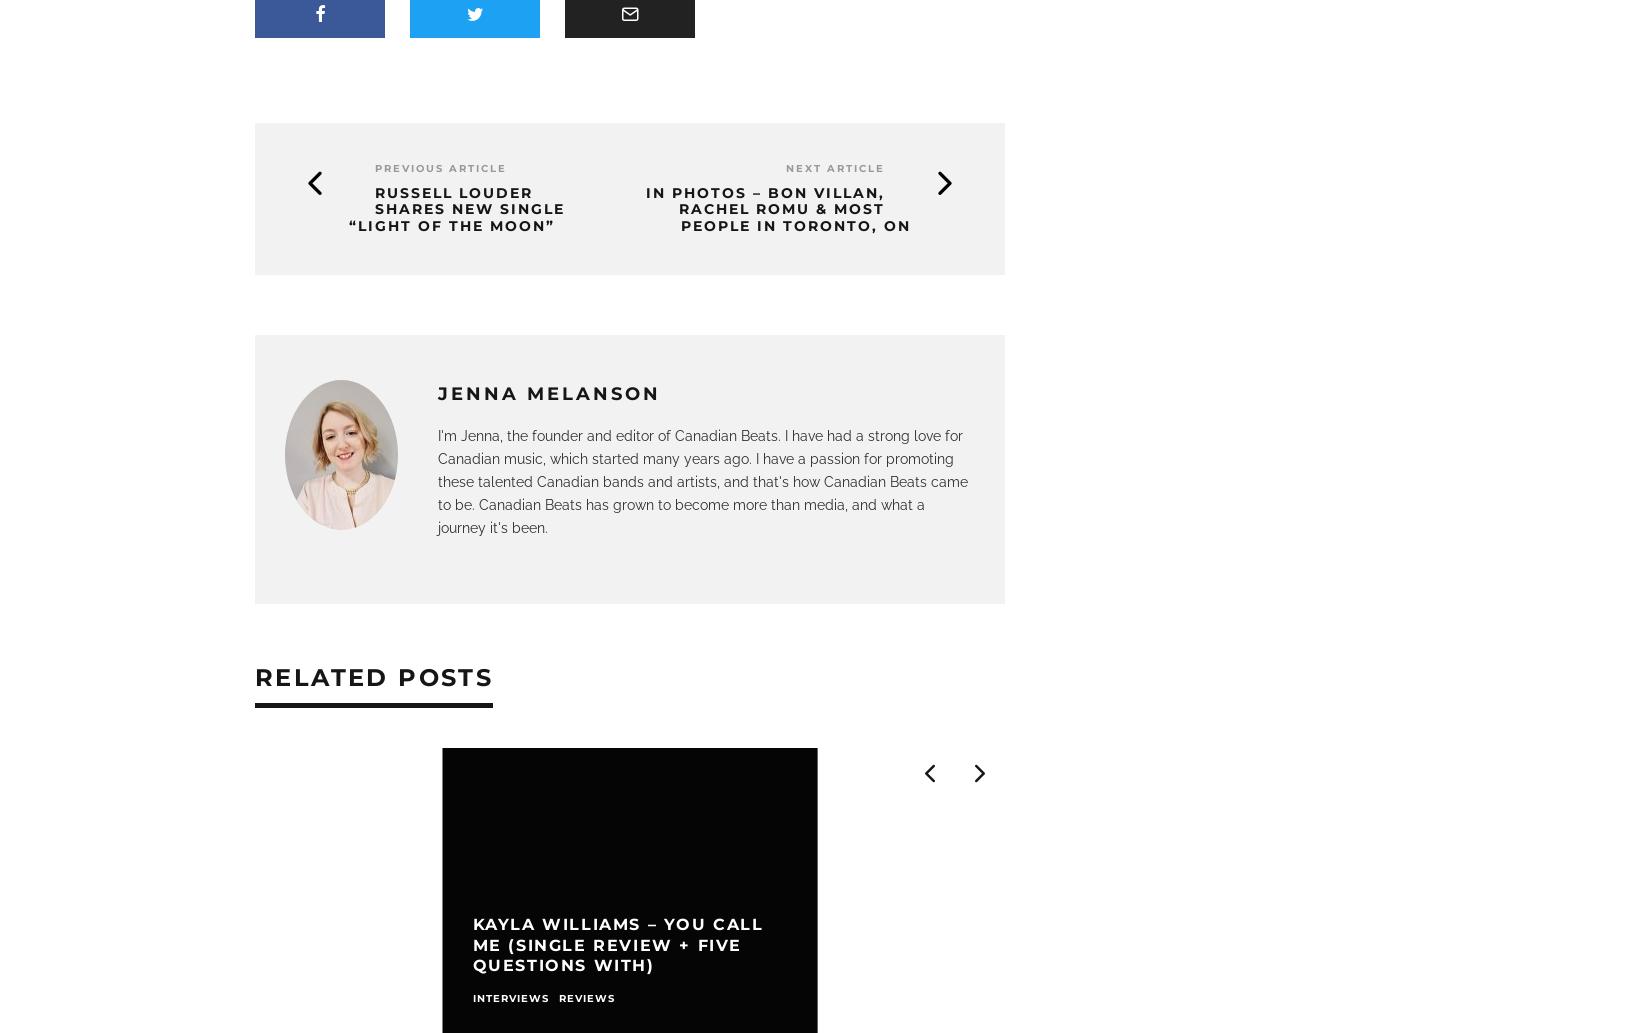  What do you see at coordinates (585, 997) in the screenshot?
I see `'Reviews'` at bounding box center [585, 997].